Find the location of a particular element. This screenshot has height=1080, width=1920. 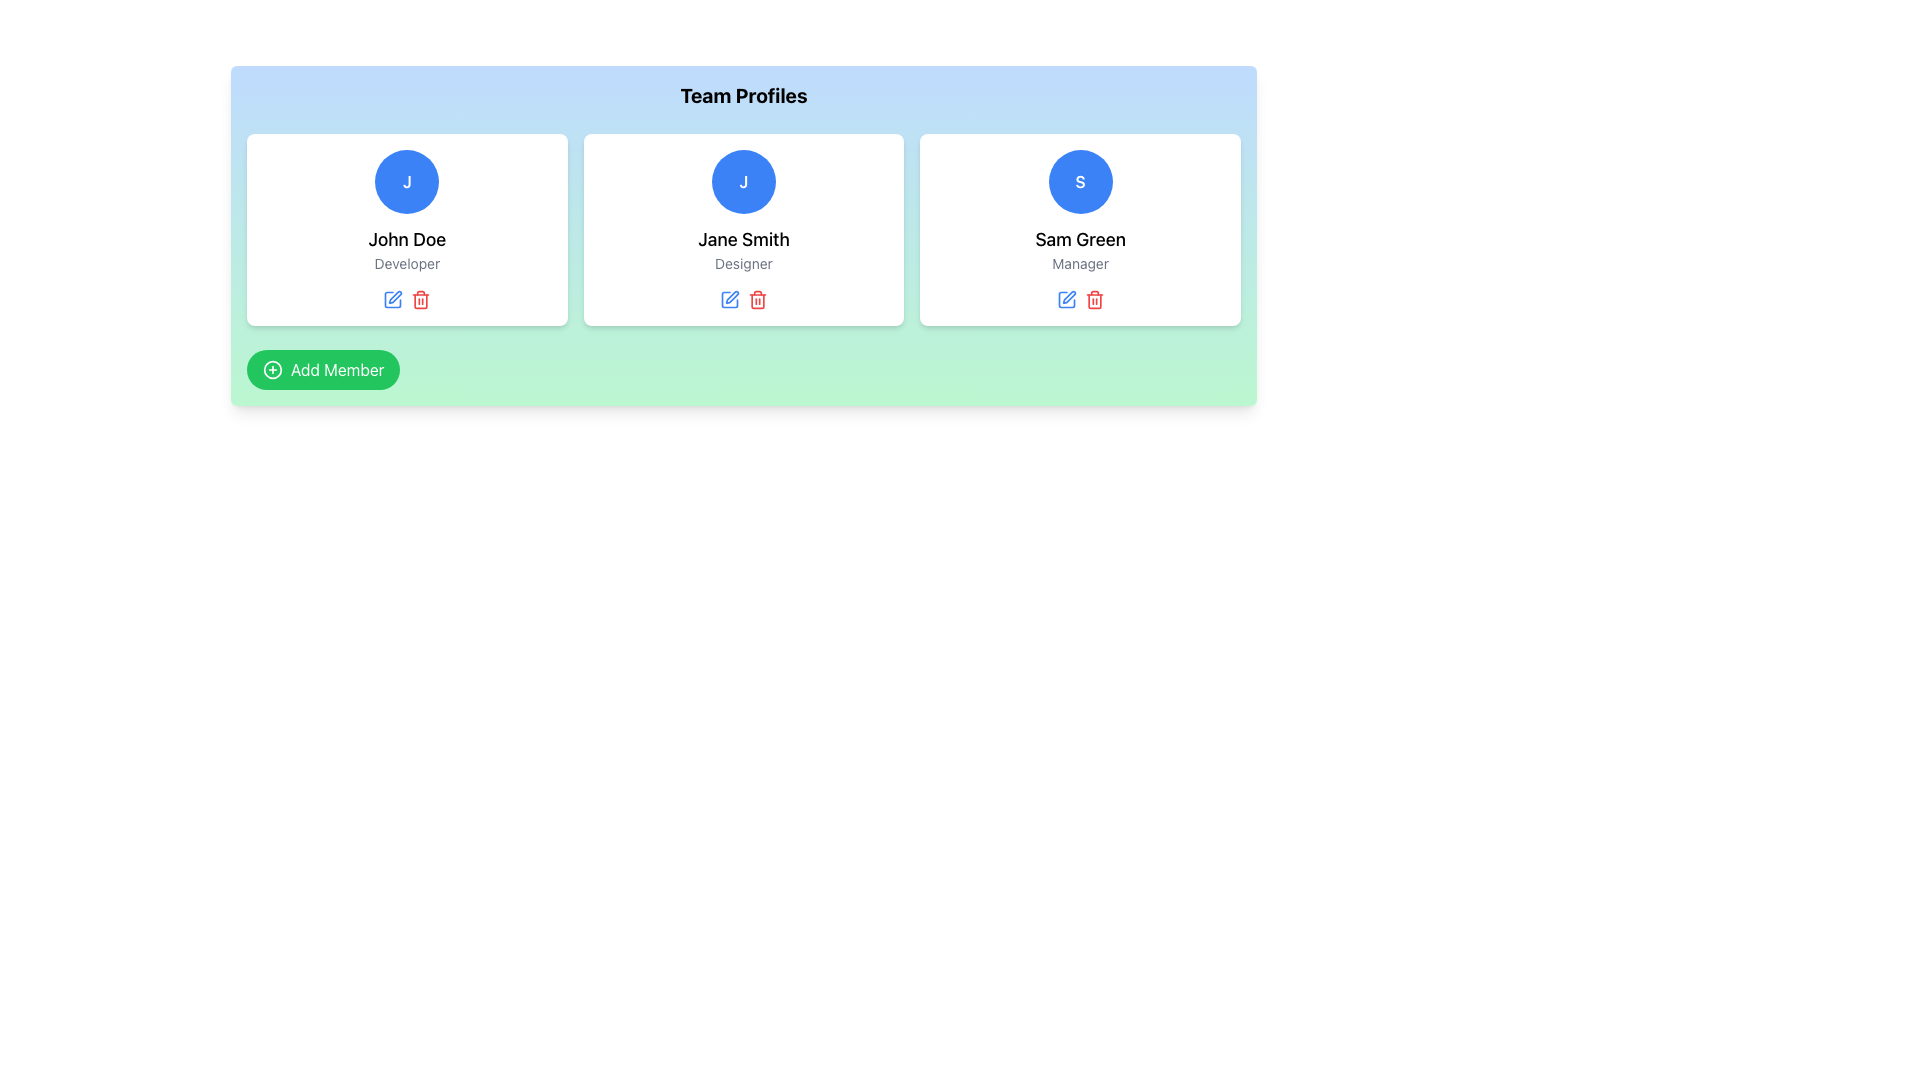

the Text Block displaying 'John Doe' and 'Developer' below the blue circular icon with 'J' is located at coordinates (406, 249).